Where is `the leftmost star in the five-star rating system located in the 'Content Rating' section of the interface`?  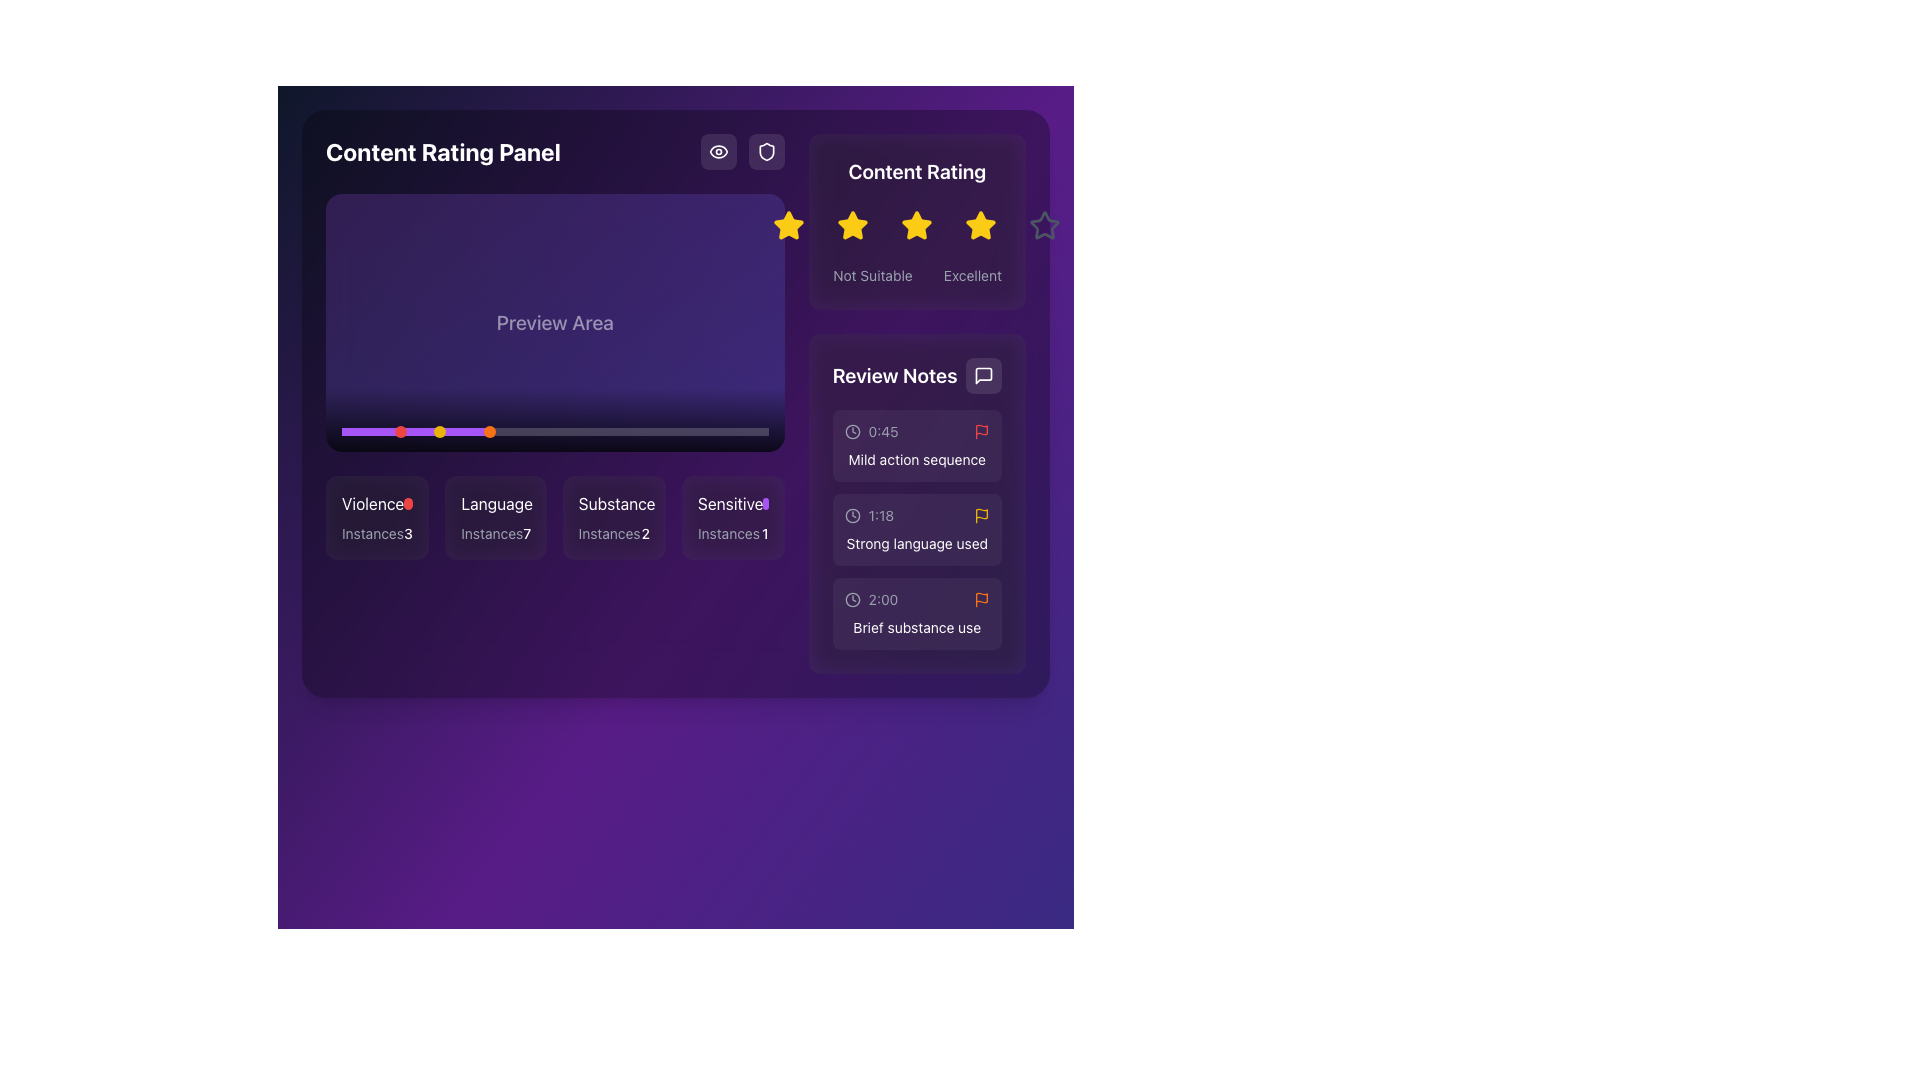
the leftmost star in the five-star rating system located in the 'Content Rating' section of the interface is located at coordinates (788, 225).